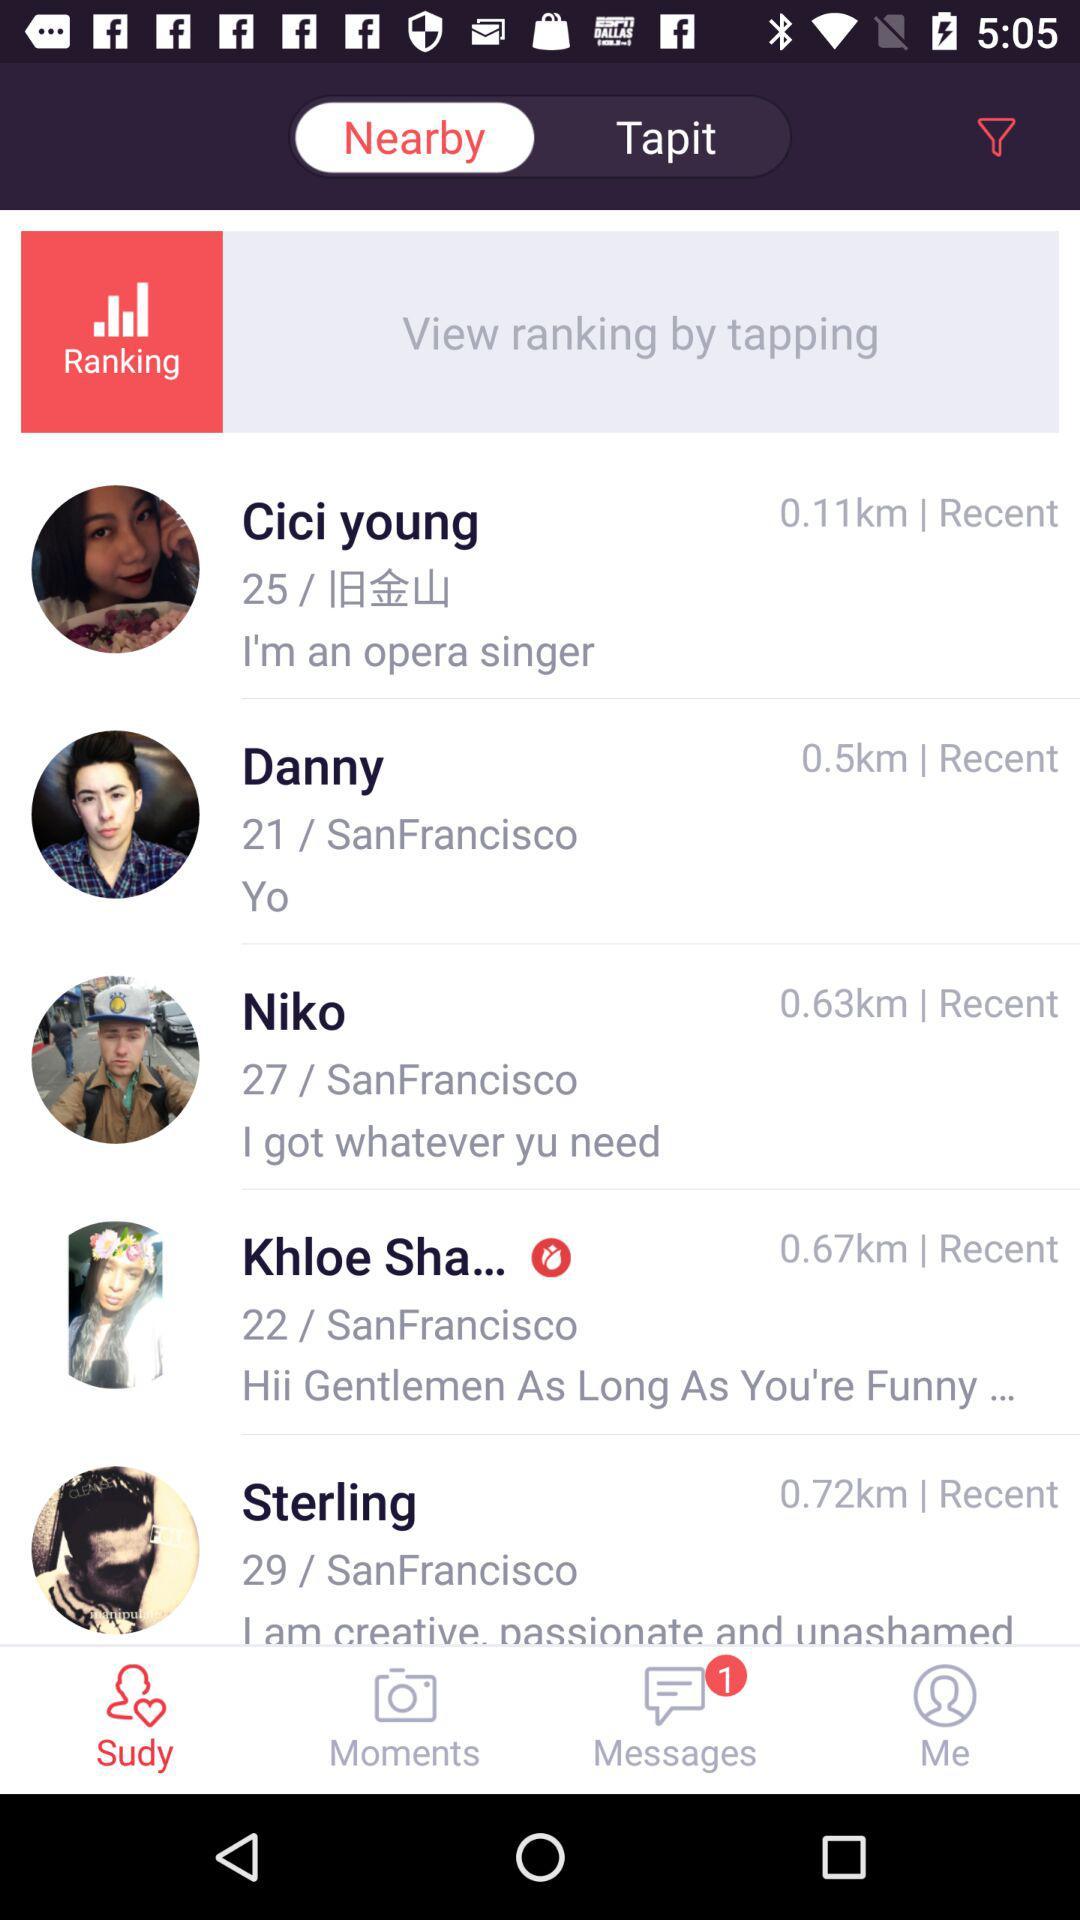 This screenshot has width=1080, height=1920. I want to click on the image beside the text sterling, so click(115, 1549).